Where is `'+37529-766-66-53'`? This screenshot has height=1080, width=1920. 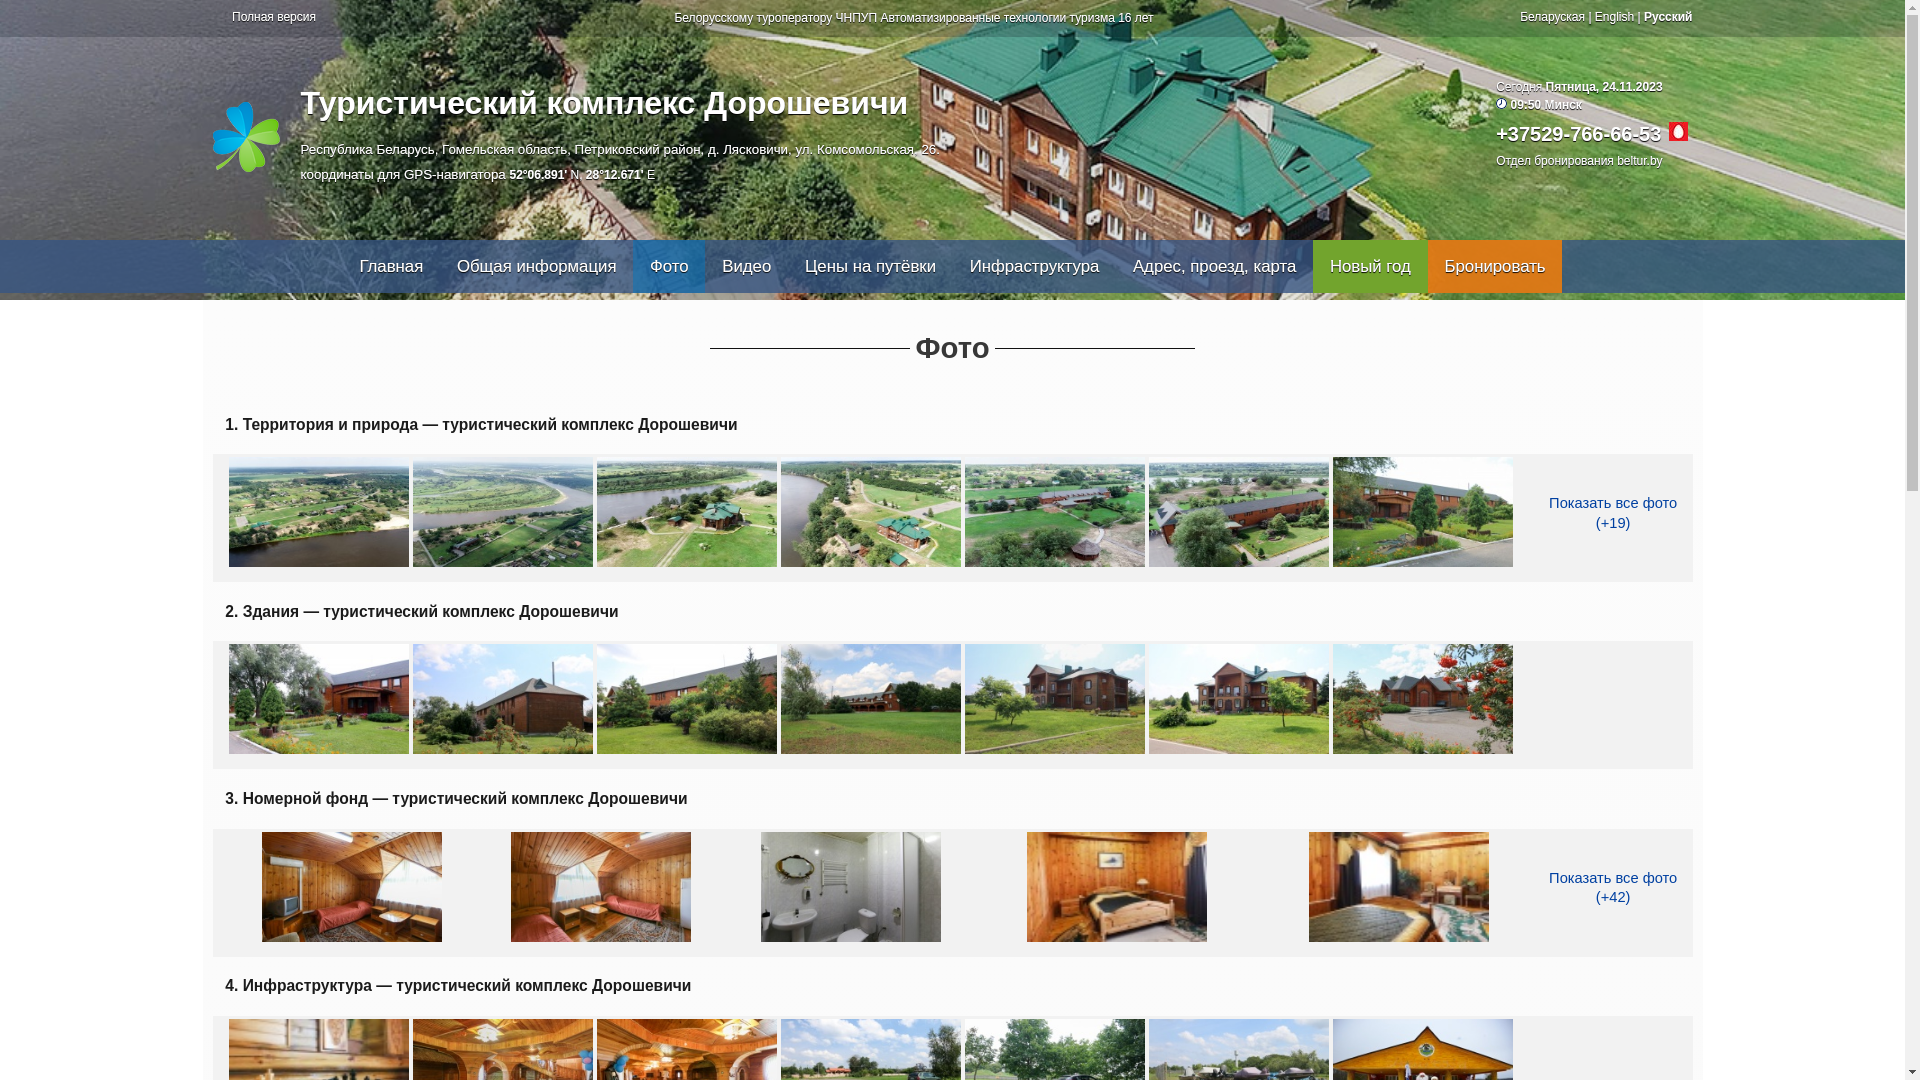
'+37529-766-66-53' is located at coordinates (1577, 134).